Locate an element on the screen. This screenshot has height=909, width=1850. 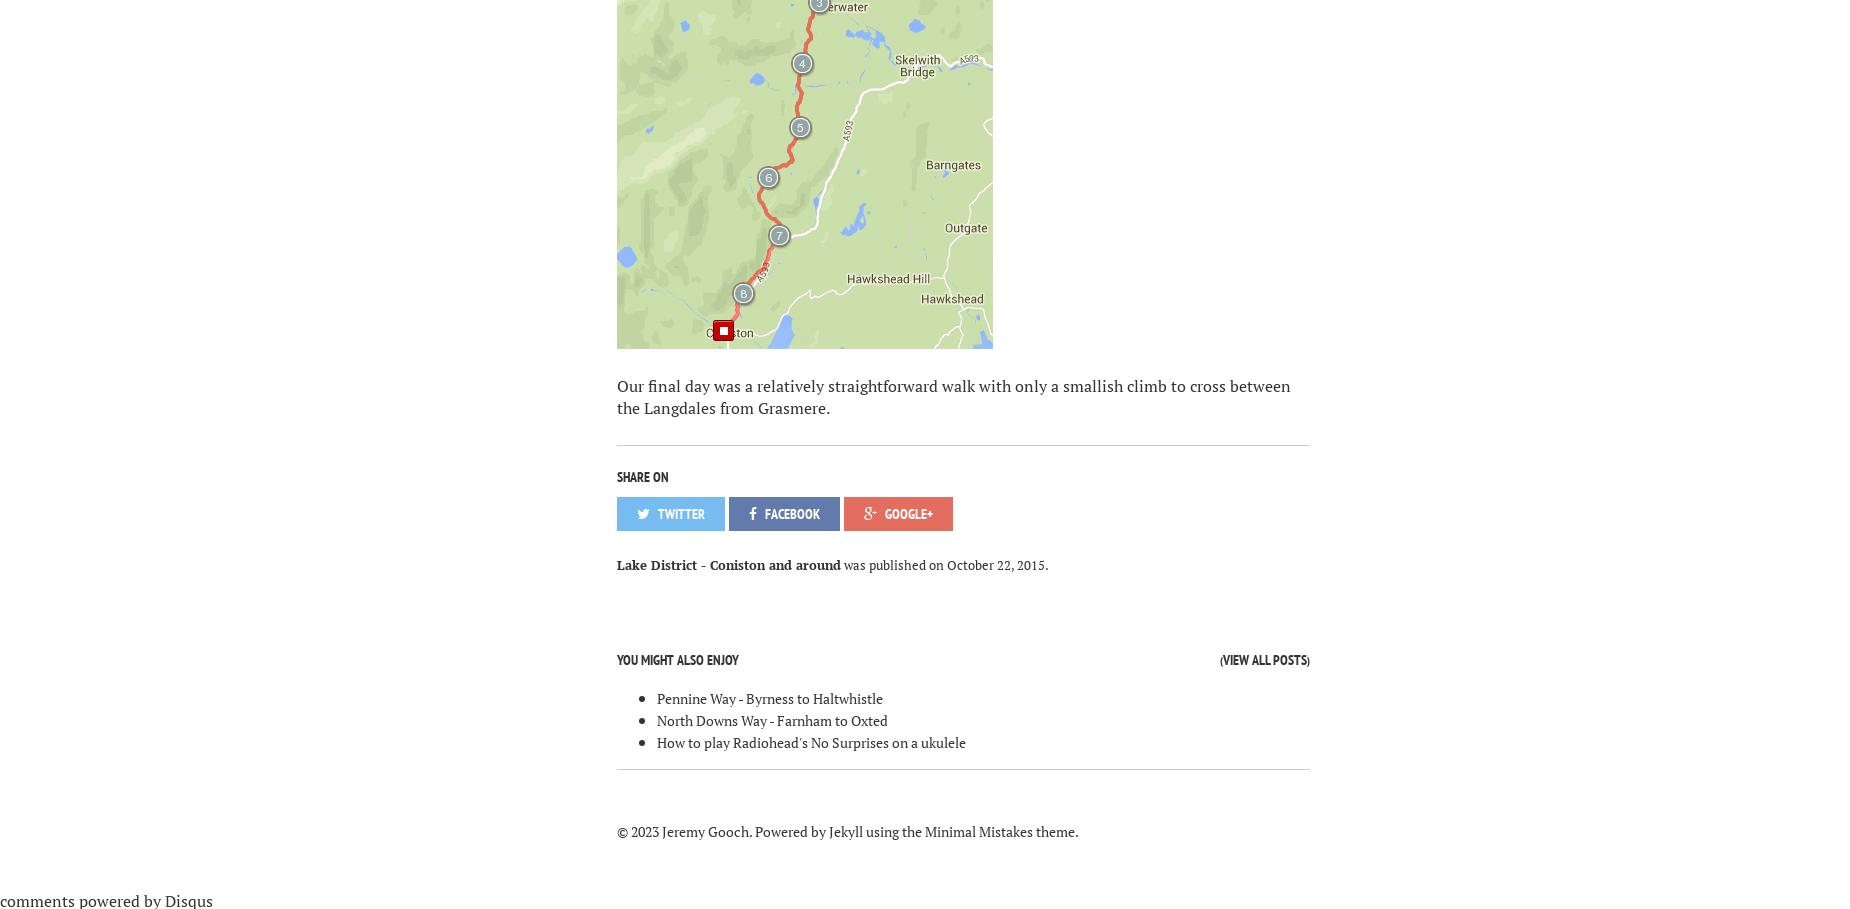
'.' is located at coordinates (1044, 563).